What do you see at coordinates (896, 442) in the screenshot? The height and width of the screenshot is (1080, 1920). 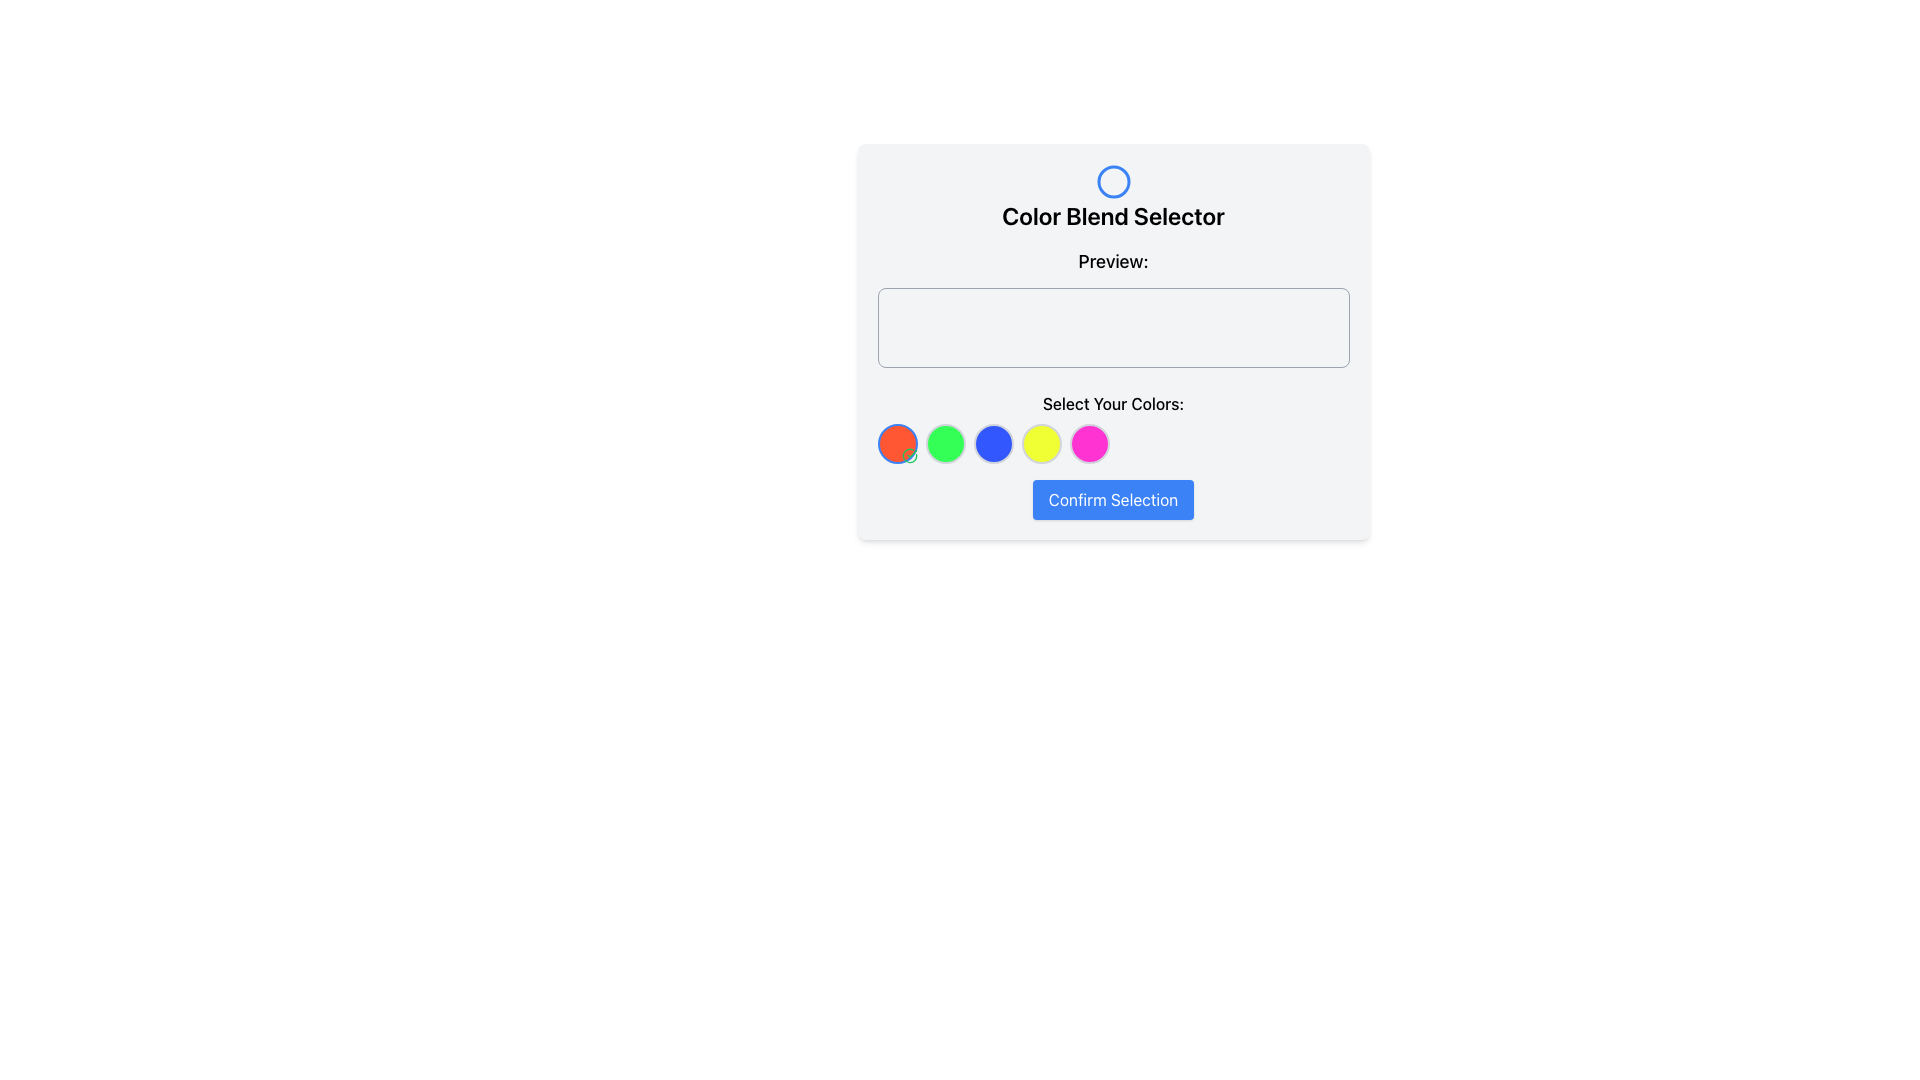 I see `the first circular color selection button for red color located at the far left of the row under the 'Select Your Colors' label` at bounding box center [896, 442].